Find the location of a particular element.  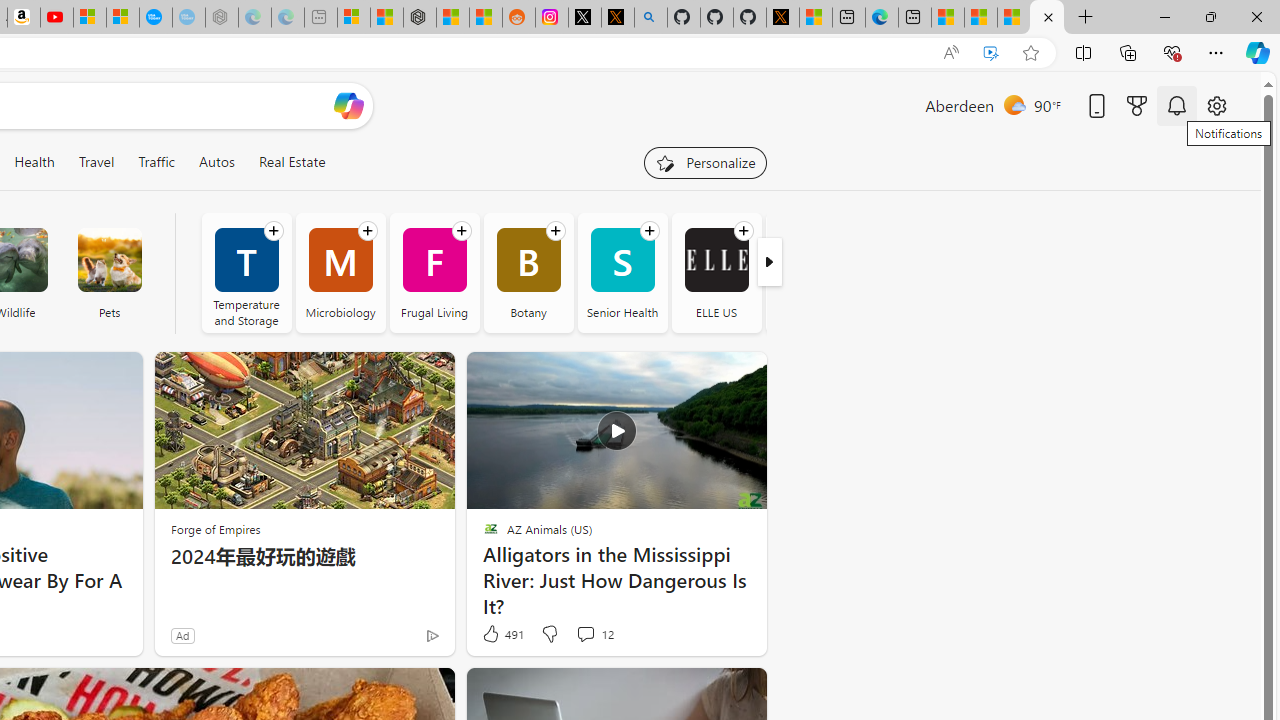

'Microbiology' is located at coordinates (340, 272).